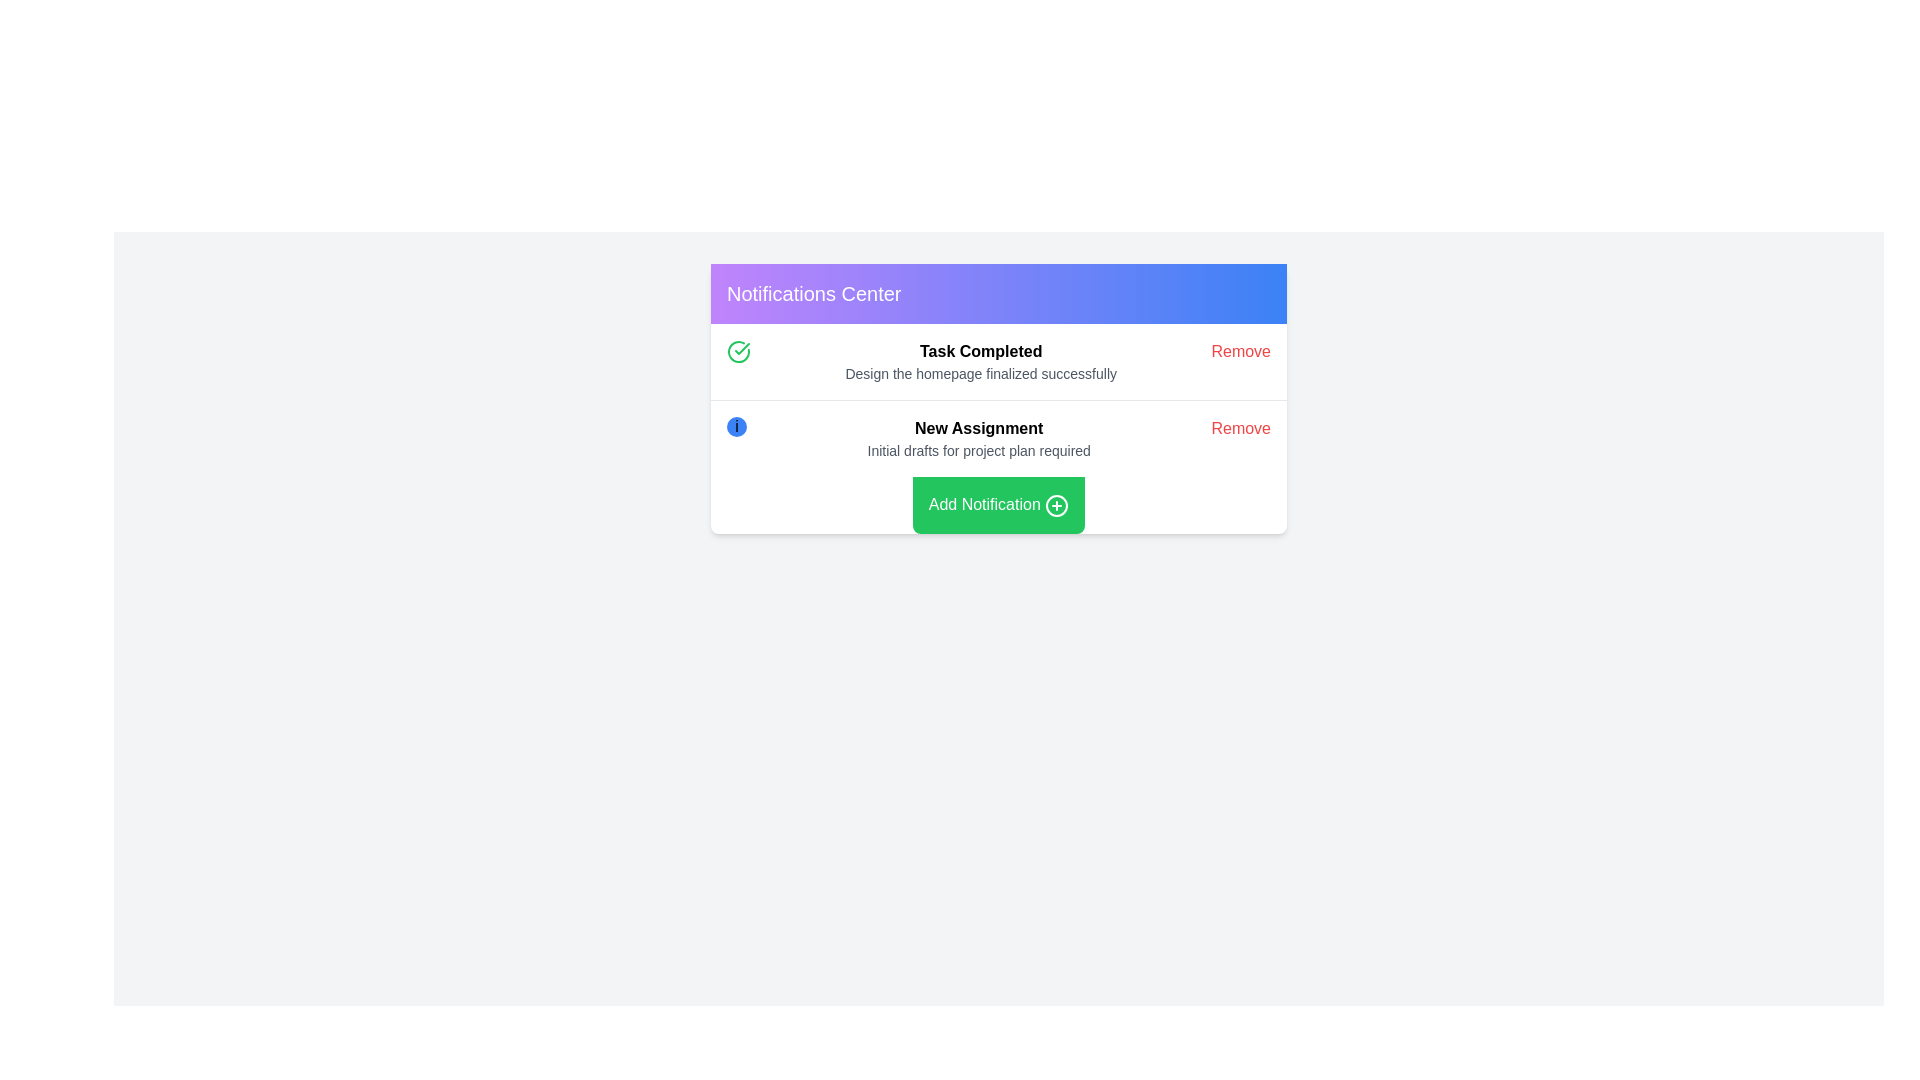 The height and width of the screenshot is (1080, 1920). Describe the element at coordinates (981, 374) in the screenshot. I see `the supplementary description text label that elaborates on the completed task, located directly below the 'Task Completed' title in the notification box` at that location.